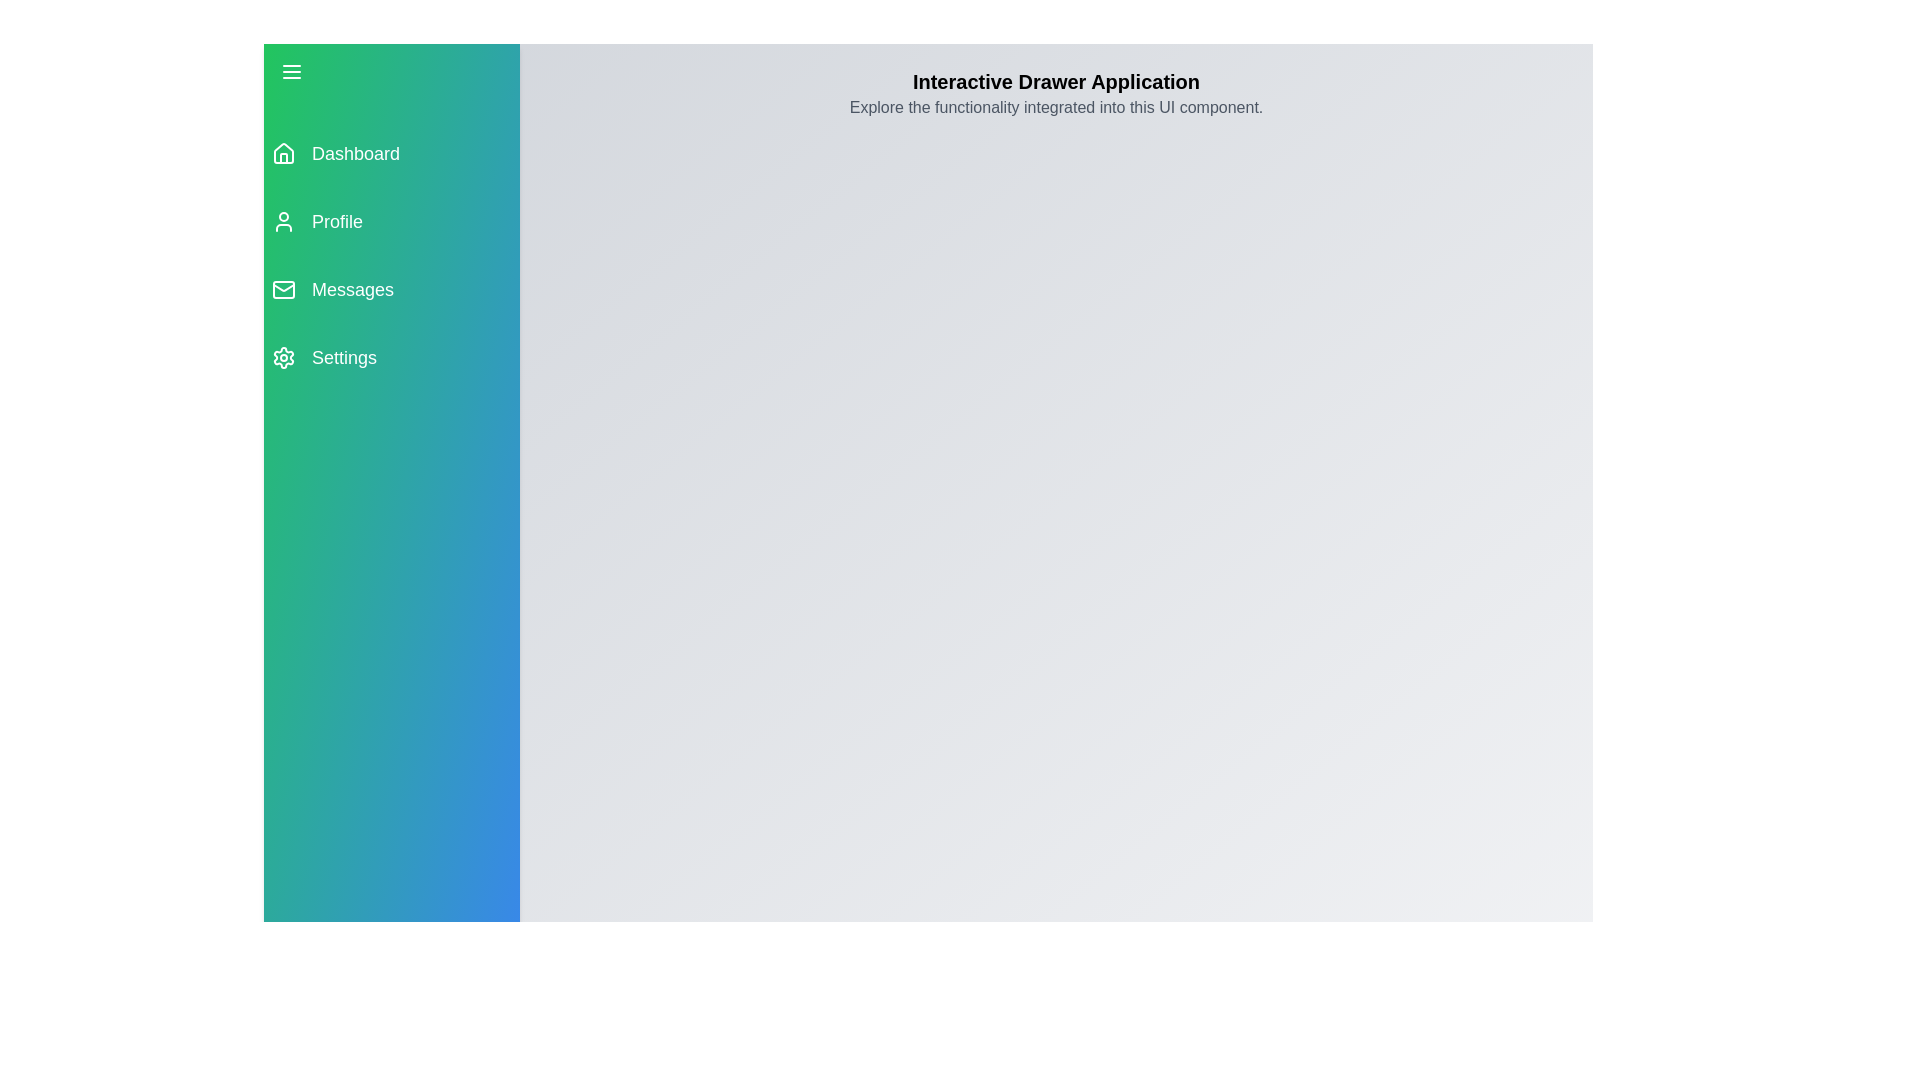  Describe the element at coordinates (392, 289) in the screenshot. I see `the menu item labeled Messages` at that location.